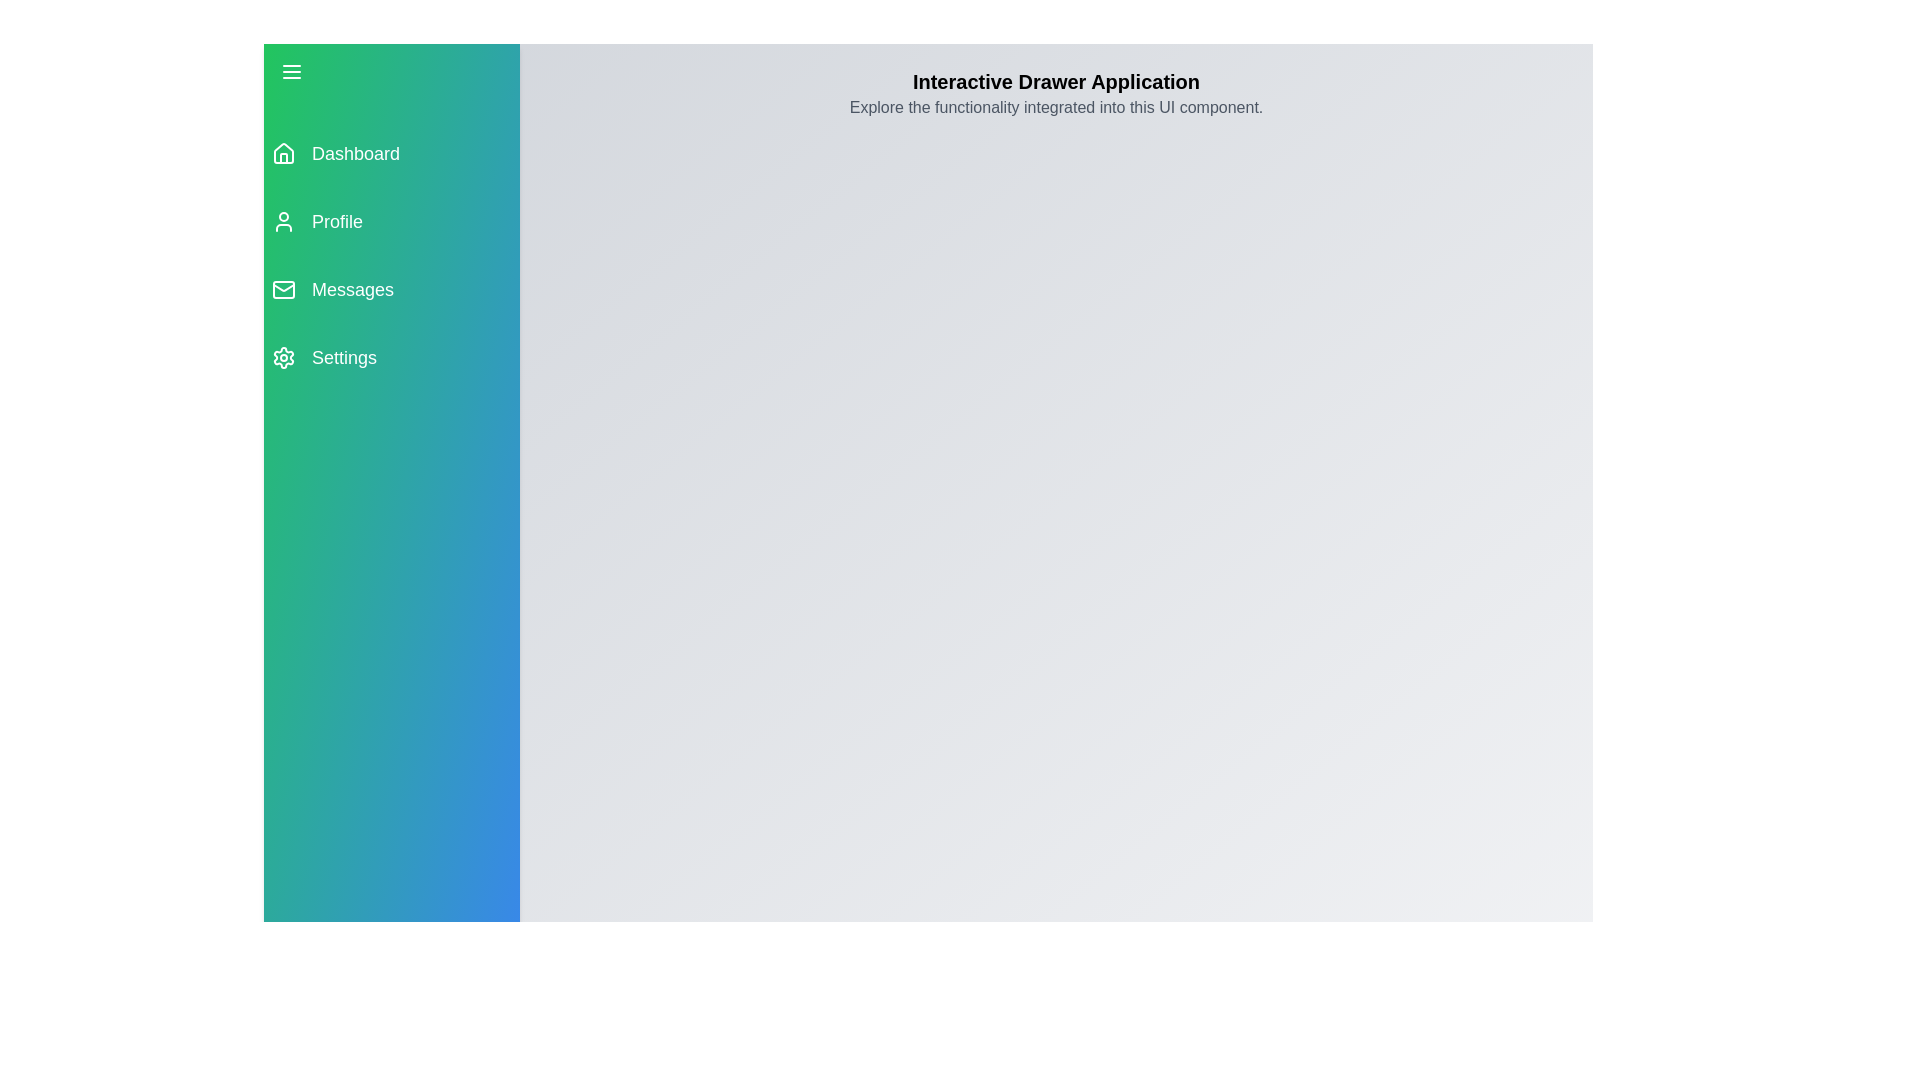  Describe the element at coordinates (392, 289) in the screenshot. I see `the menu item labeled Messages` at that location.